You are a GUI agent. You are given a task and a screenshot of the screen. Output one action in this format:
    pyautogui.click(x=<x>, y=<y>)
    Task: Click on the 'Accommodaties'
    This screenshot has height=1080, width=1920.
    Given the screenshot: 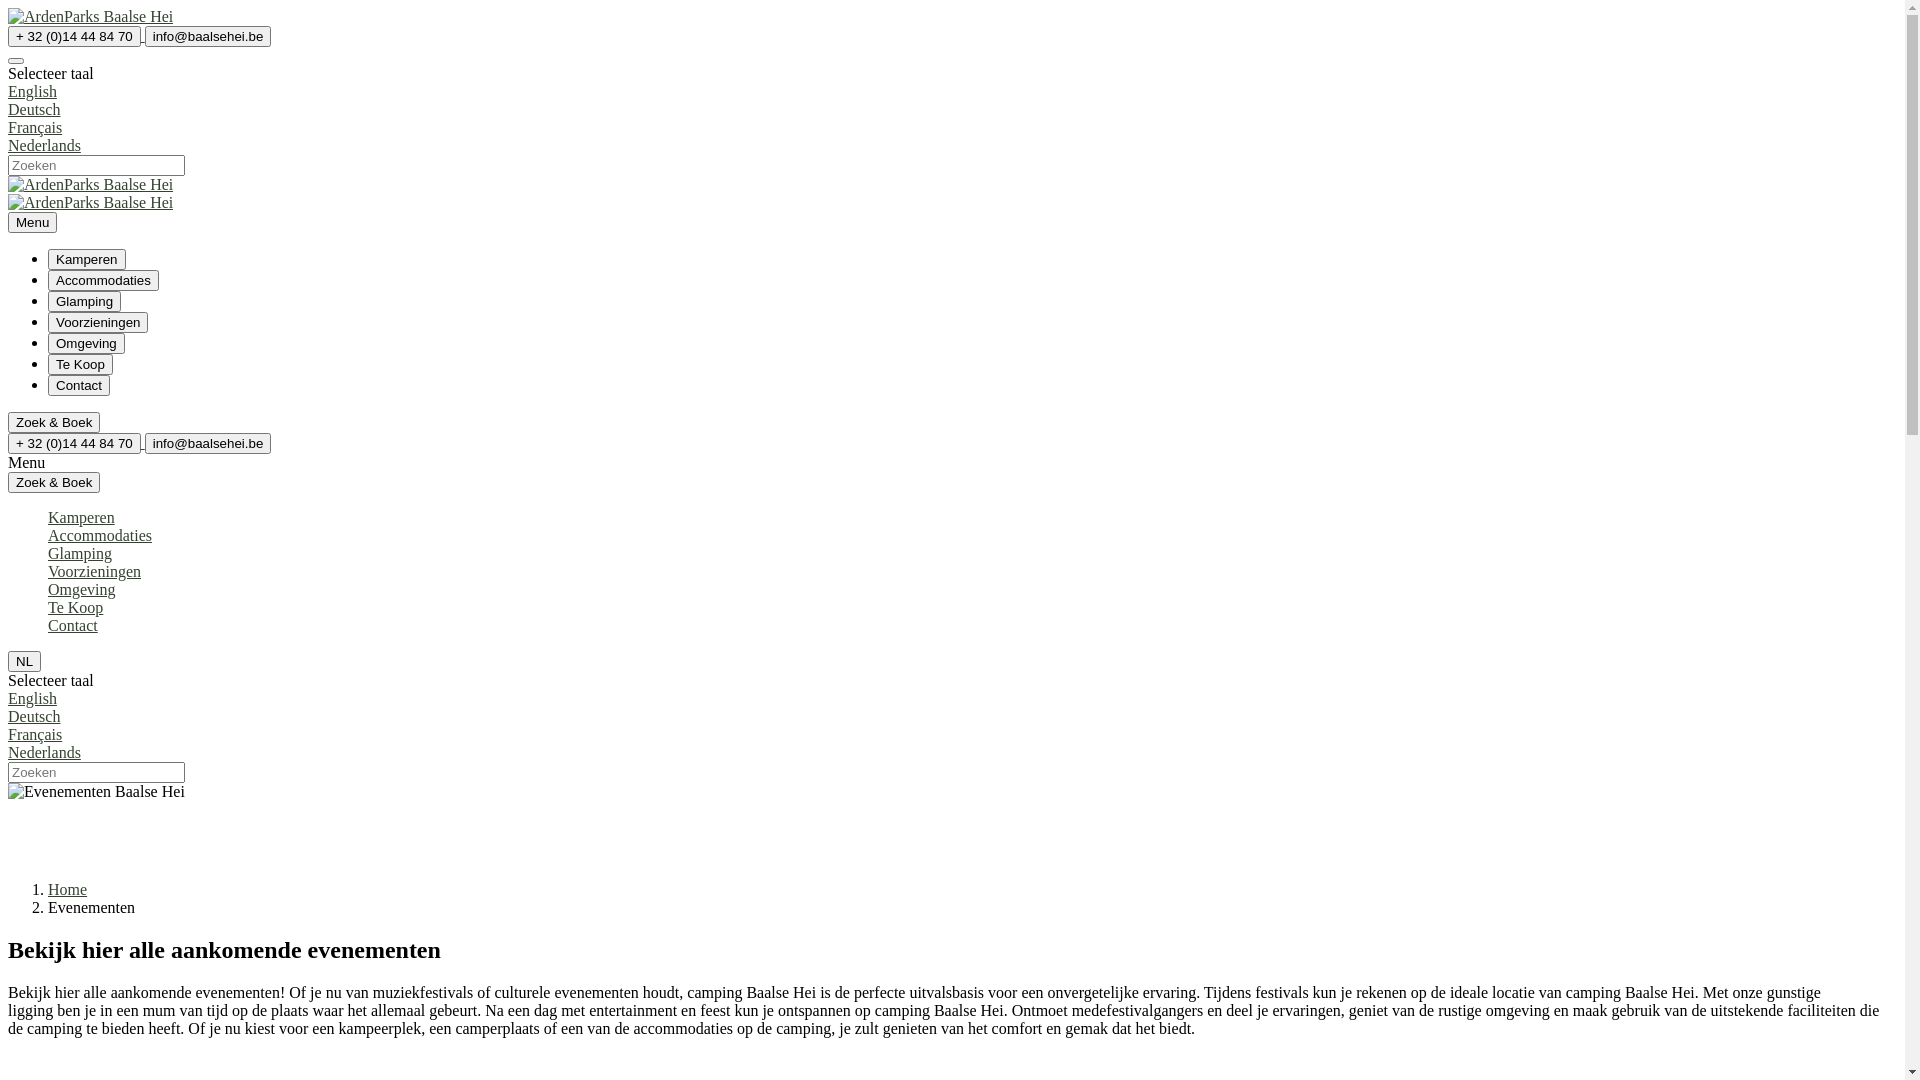 What is the action you would take?
    pyautogui.click(x=99, y=534)
    